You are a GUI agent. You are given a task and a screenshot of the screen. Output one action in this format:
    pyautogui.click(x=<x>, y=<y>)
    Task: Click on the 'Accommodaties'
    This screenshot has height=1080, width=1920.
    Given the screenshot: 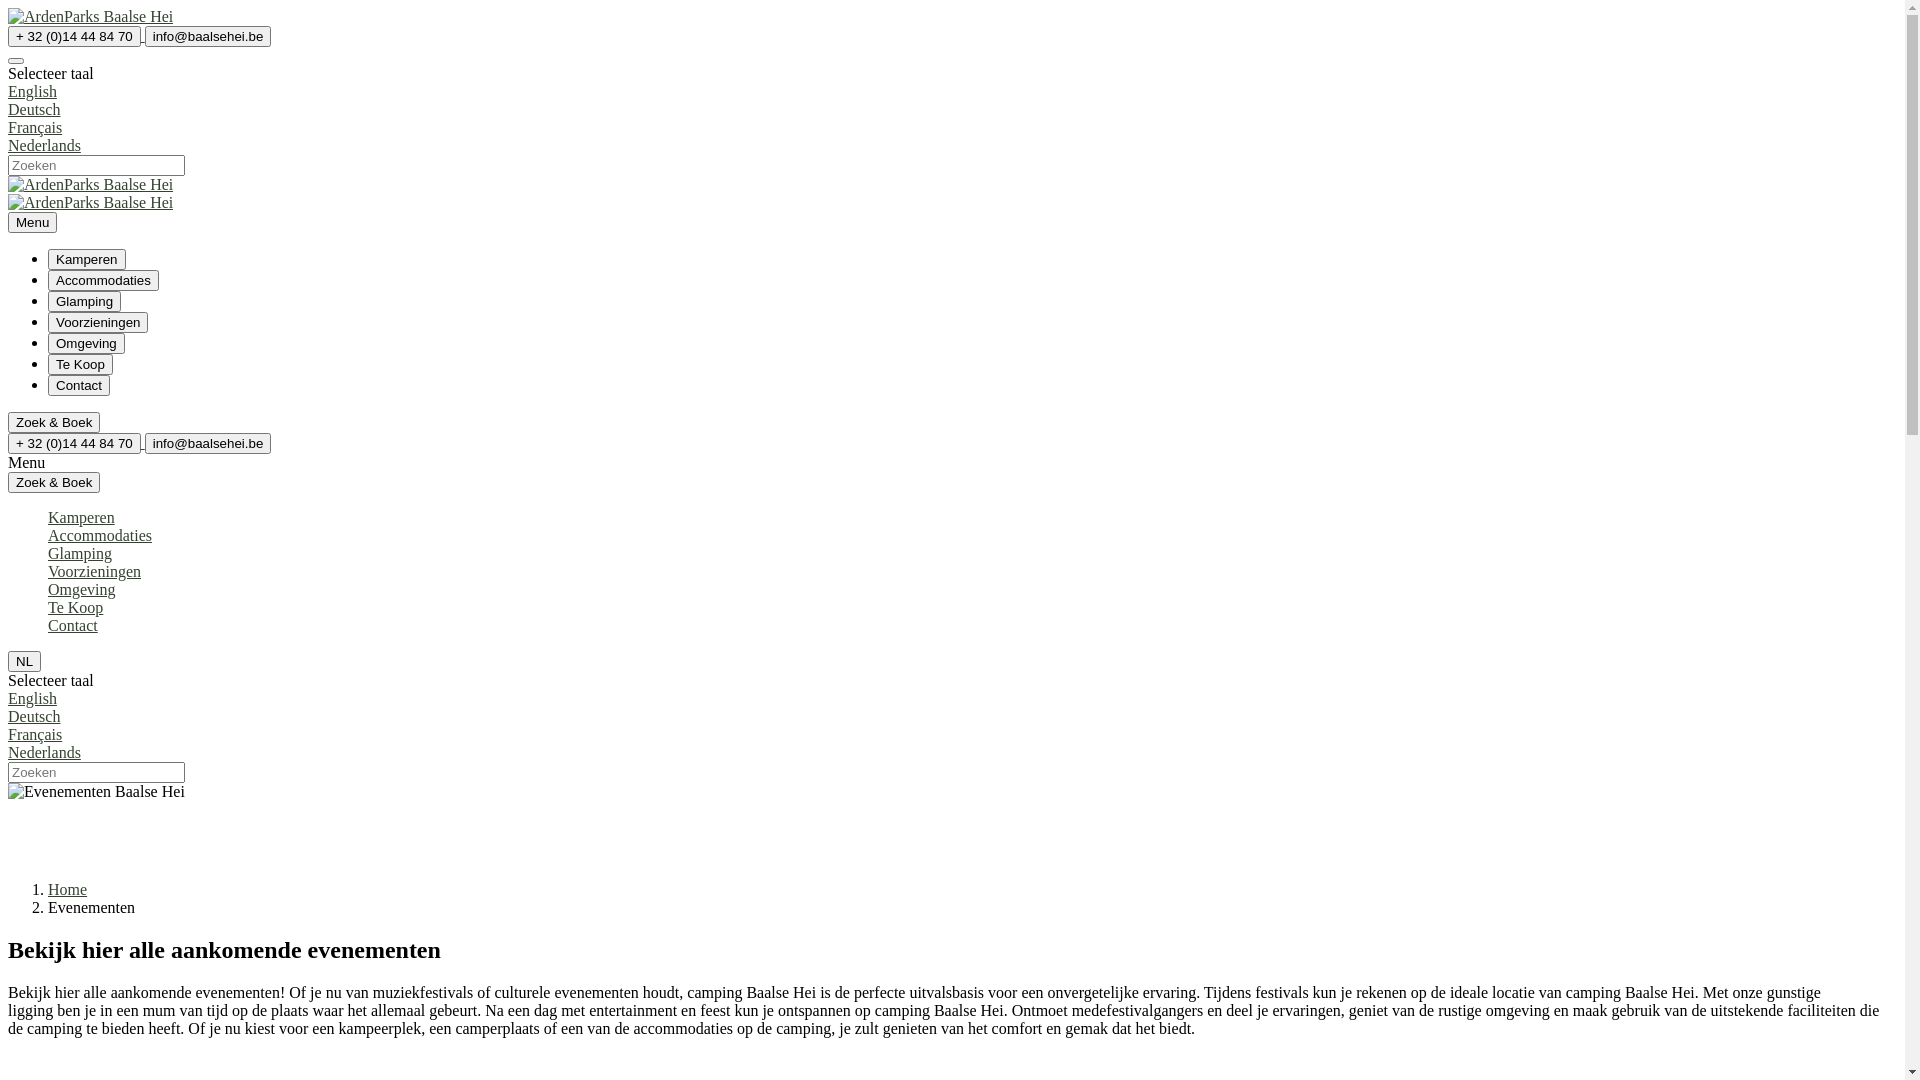 What is the action you would take?
    pyautogui.click(x=99, y=534)
    